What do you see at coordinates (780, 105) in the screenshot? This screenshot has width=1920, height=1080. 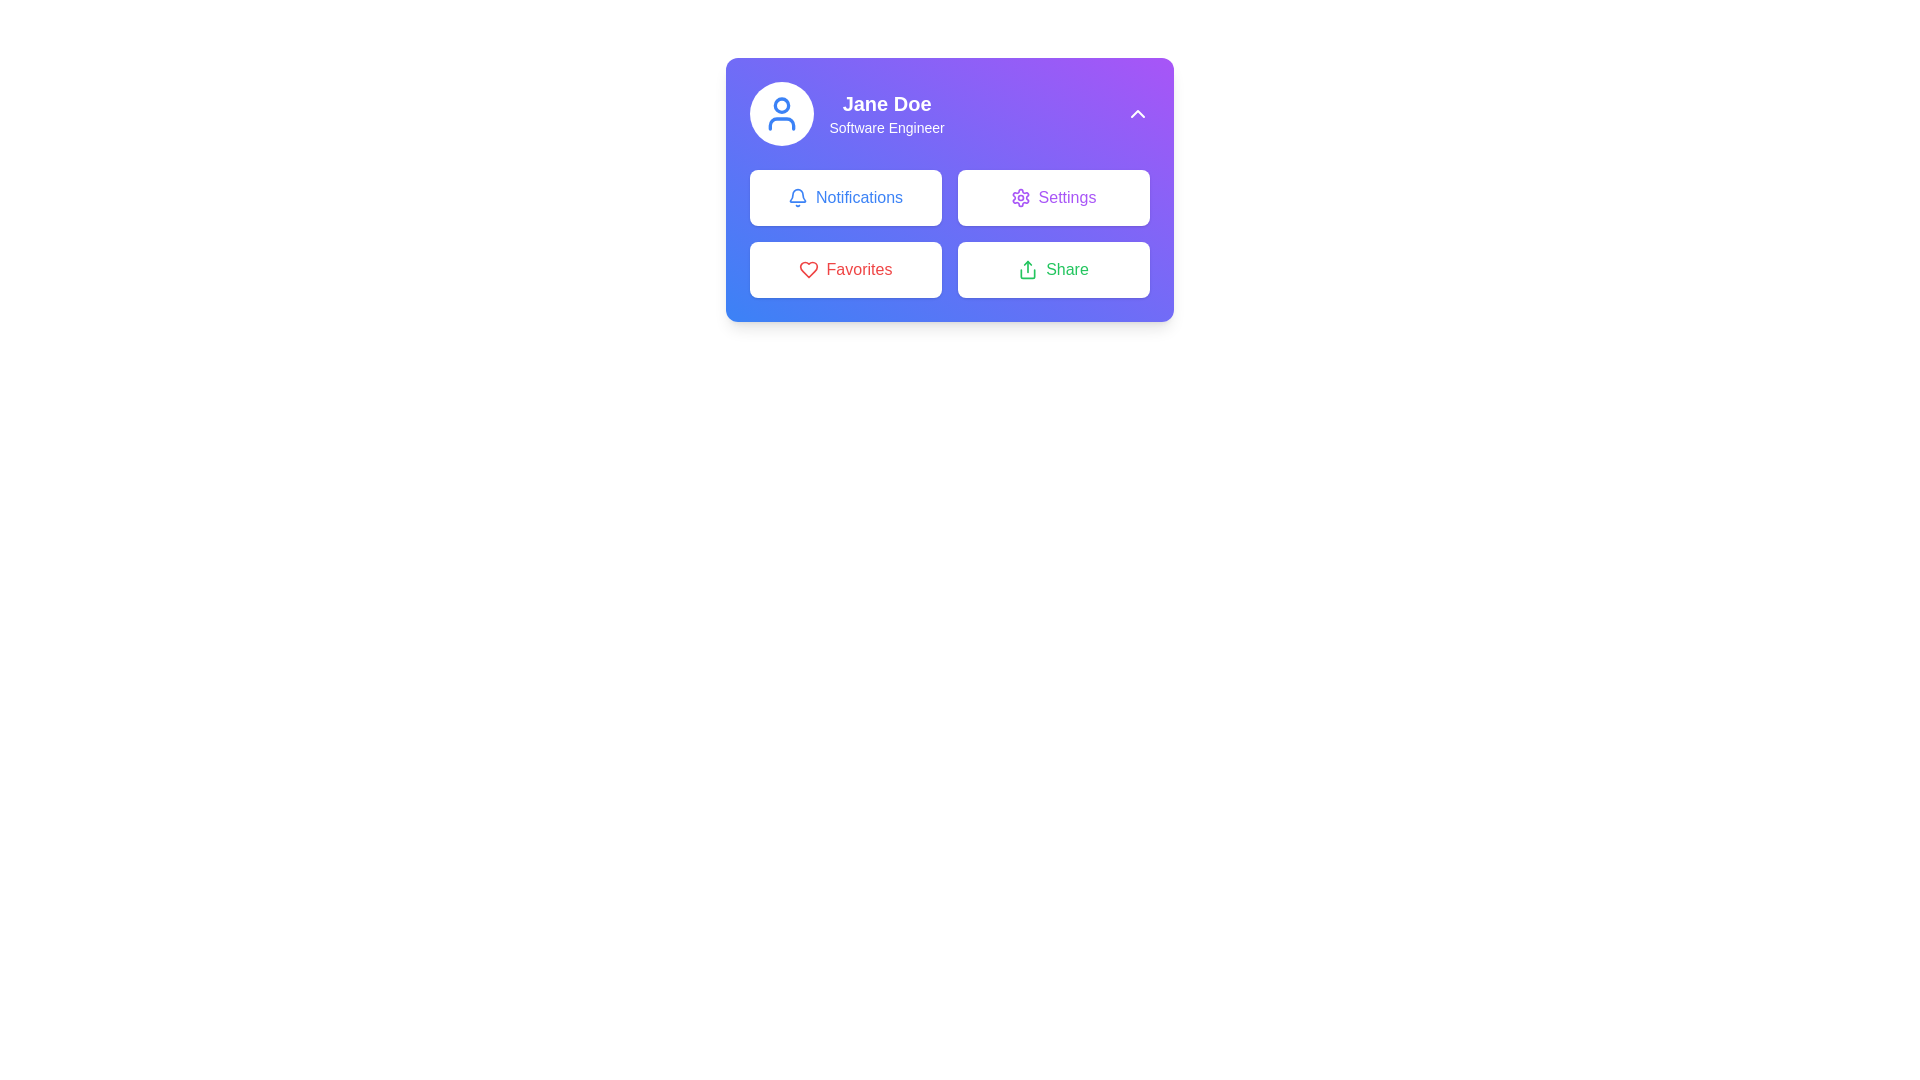 I see `the circular blue and white icon representing the user's head within the avatar illustration, located at the top-left corner of the card` at bounding box center [780, 105].